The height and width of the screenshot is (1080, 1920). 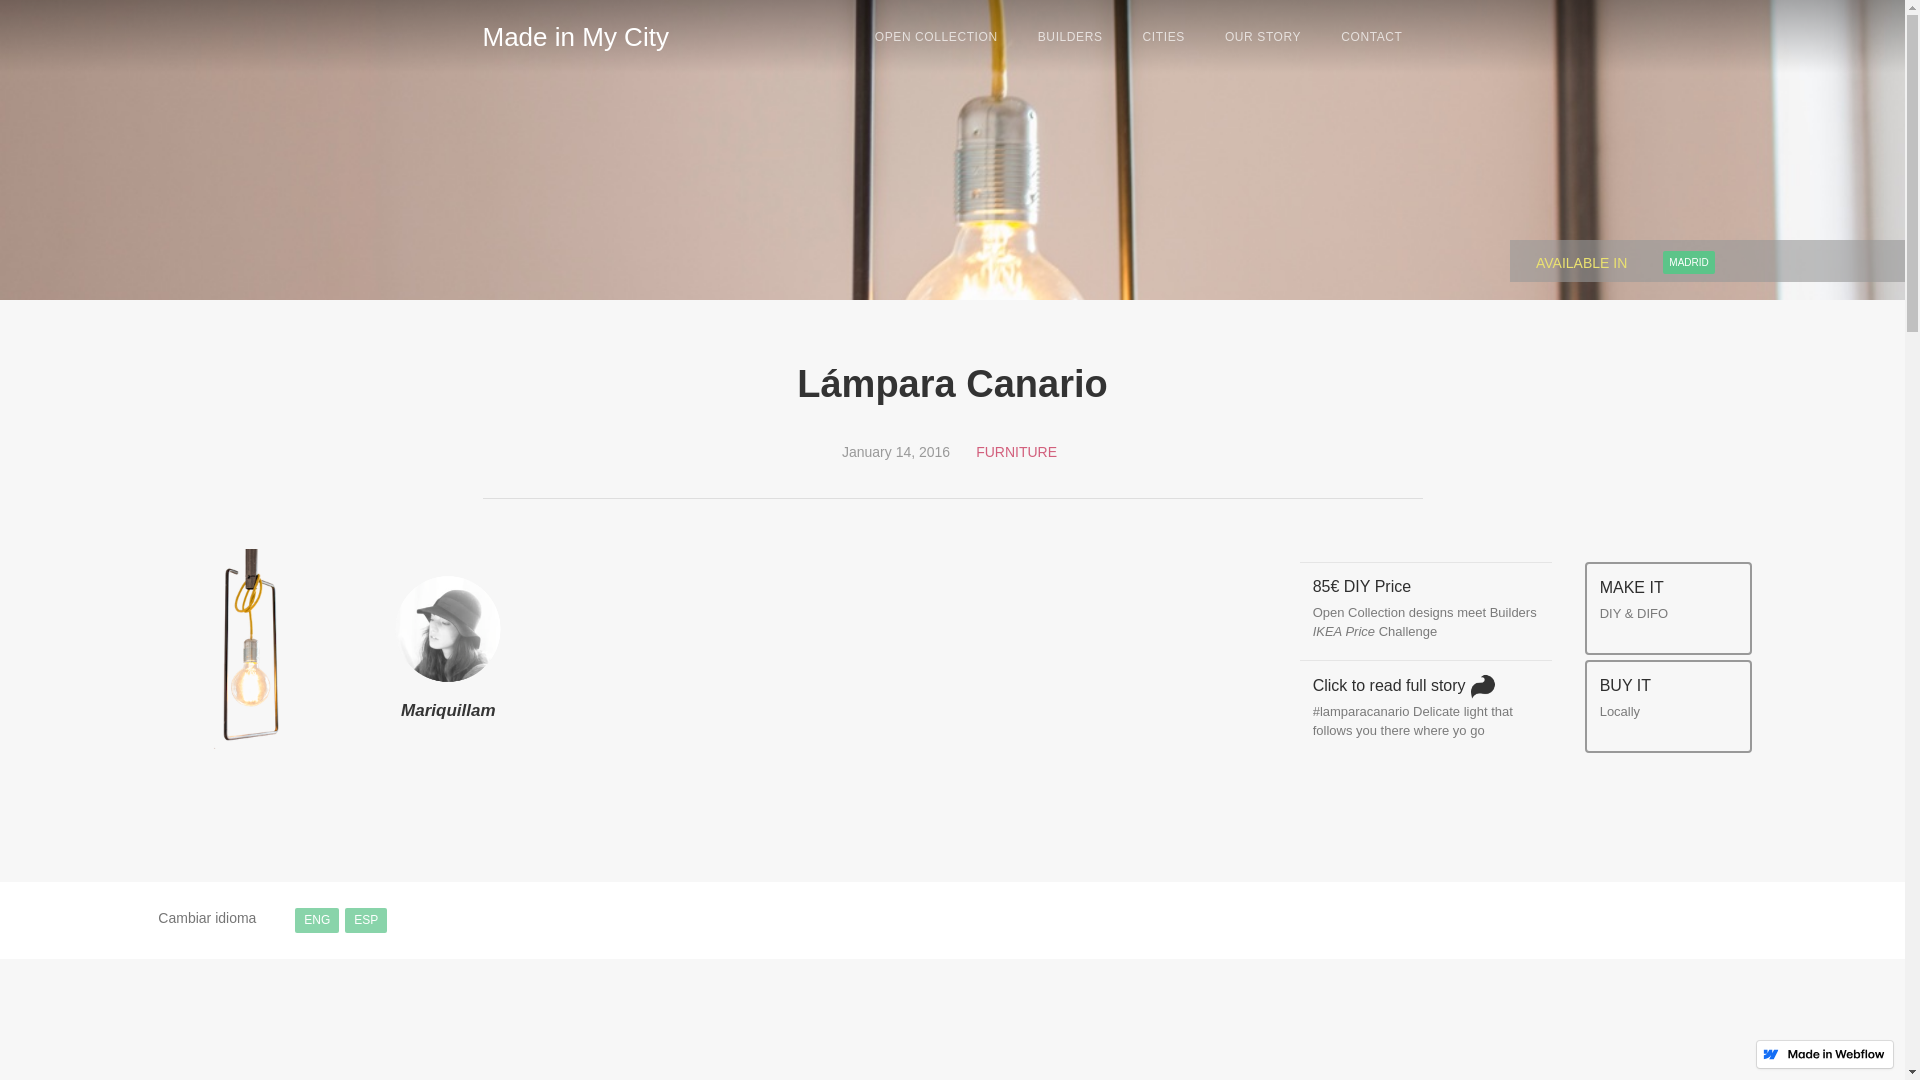 I want to click on 'MADRID', so click(x=1674, y=256).